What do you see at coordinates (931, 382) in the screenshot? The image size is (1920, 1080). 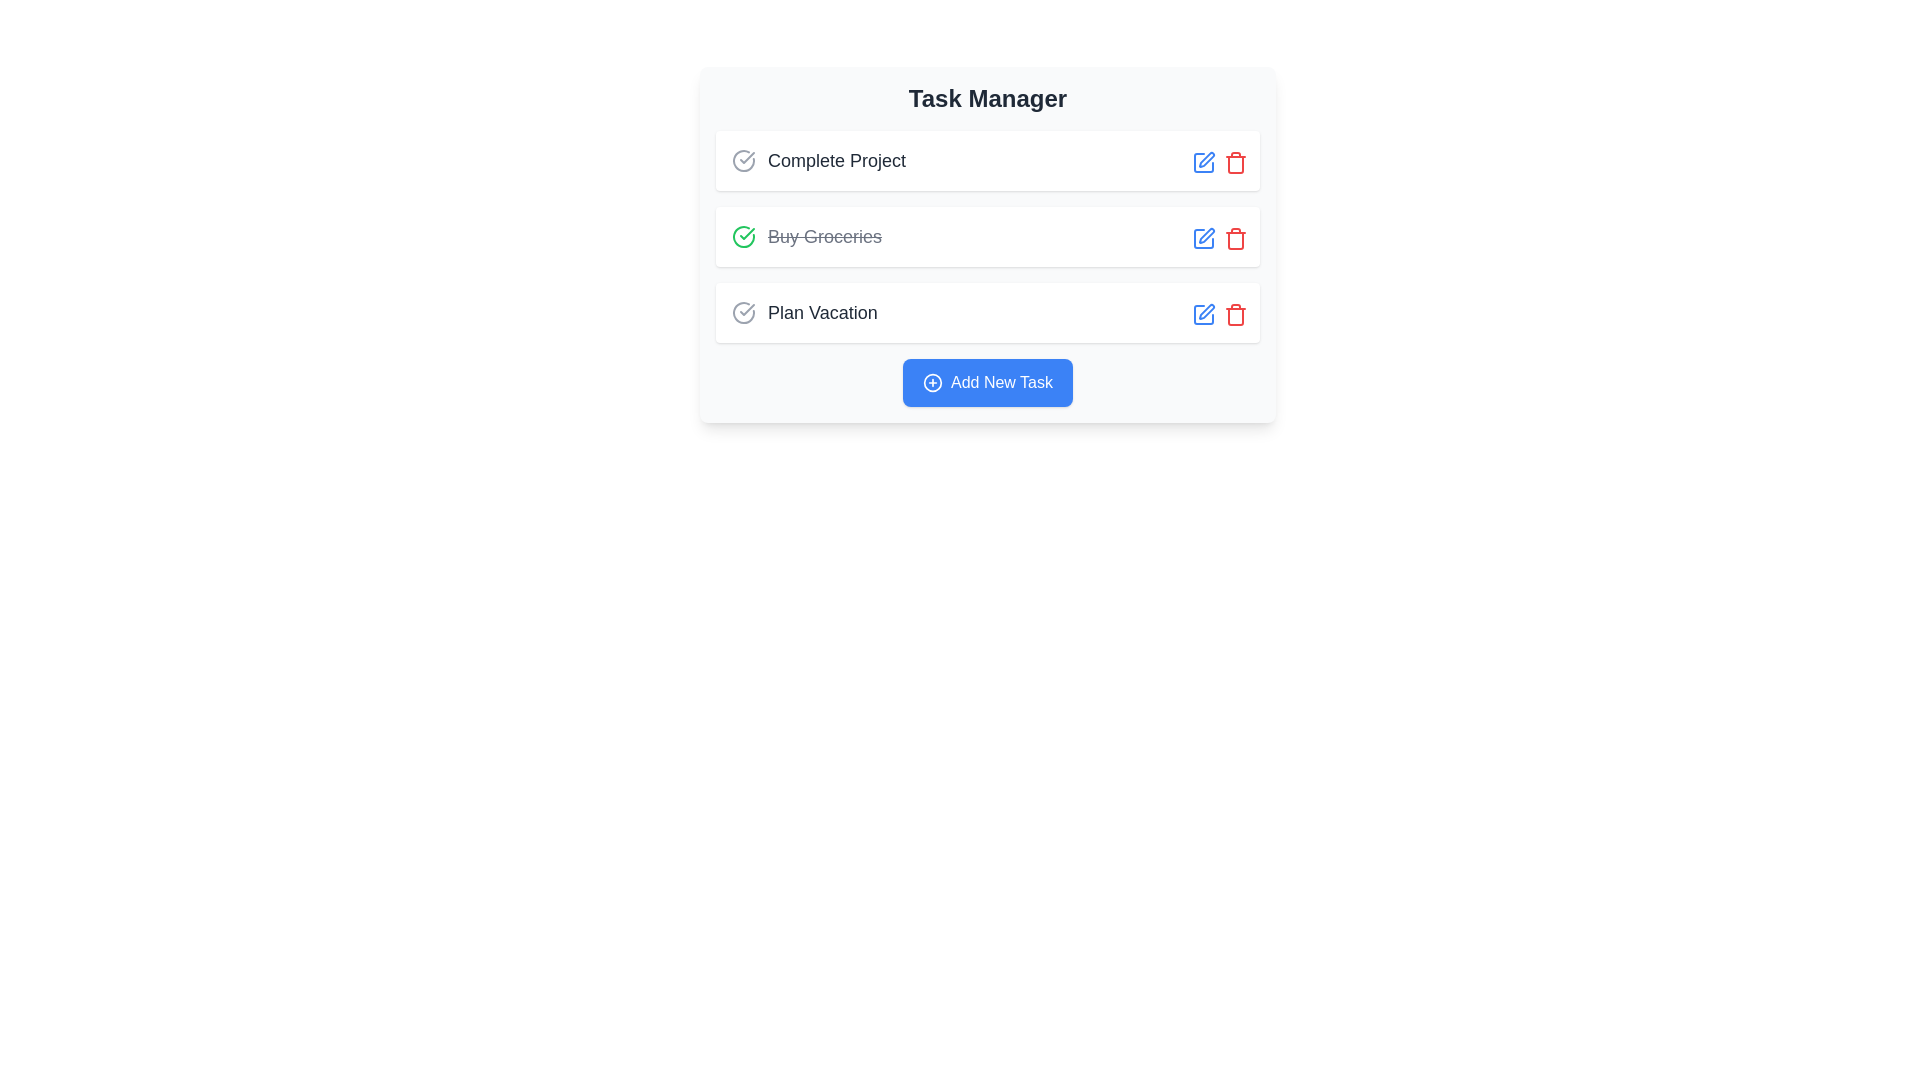 I see `the 'Add New Task' button that contains the circular 'plus' icon, which is centered at the bottom of the task list` at bounding box center [931, 382].